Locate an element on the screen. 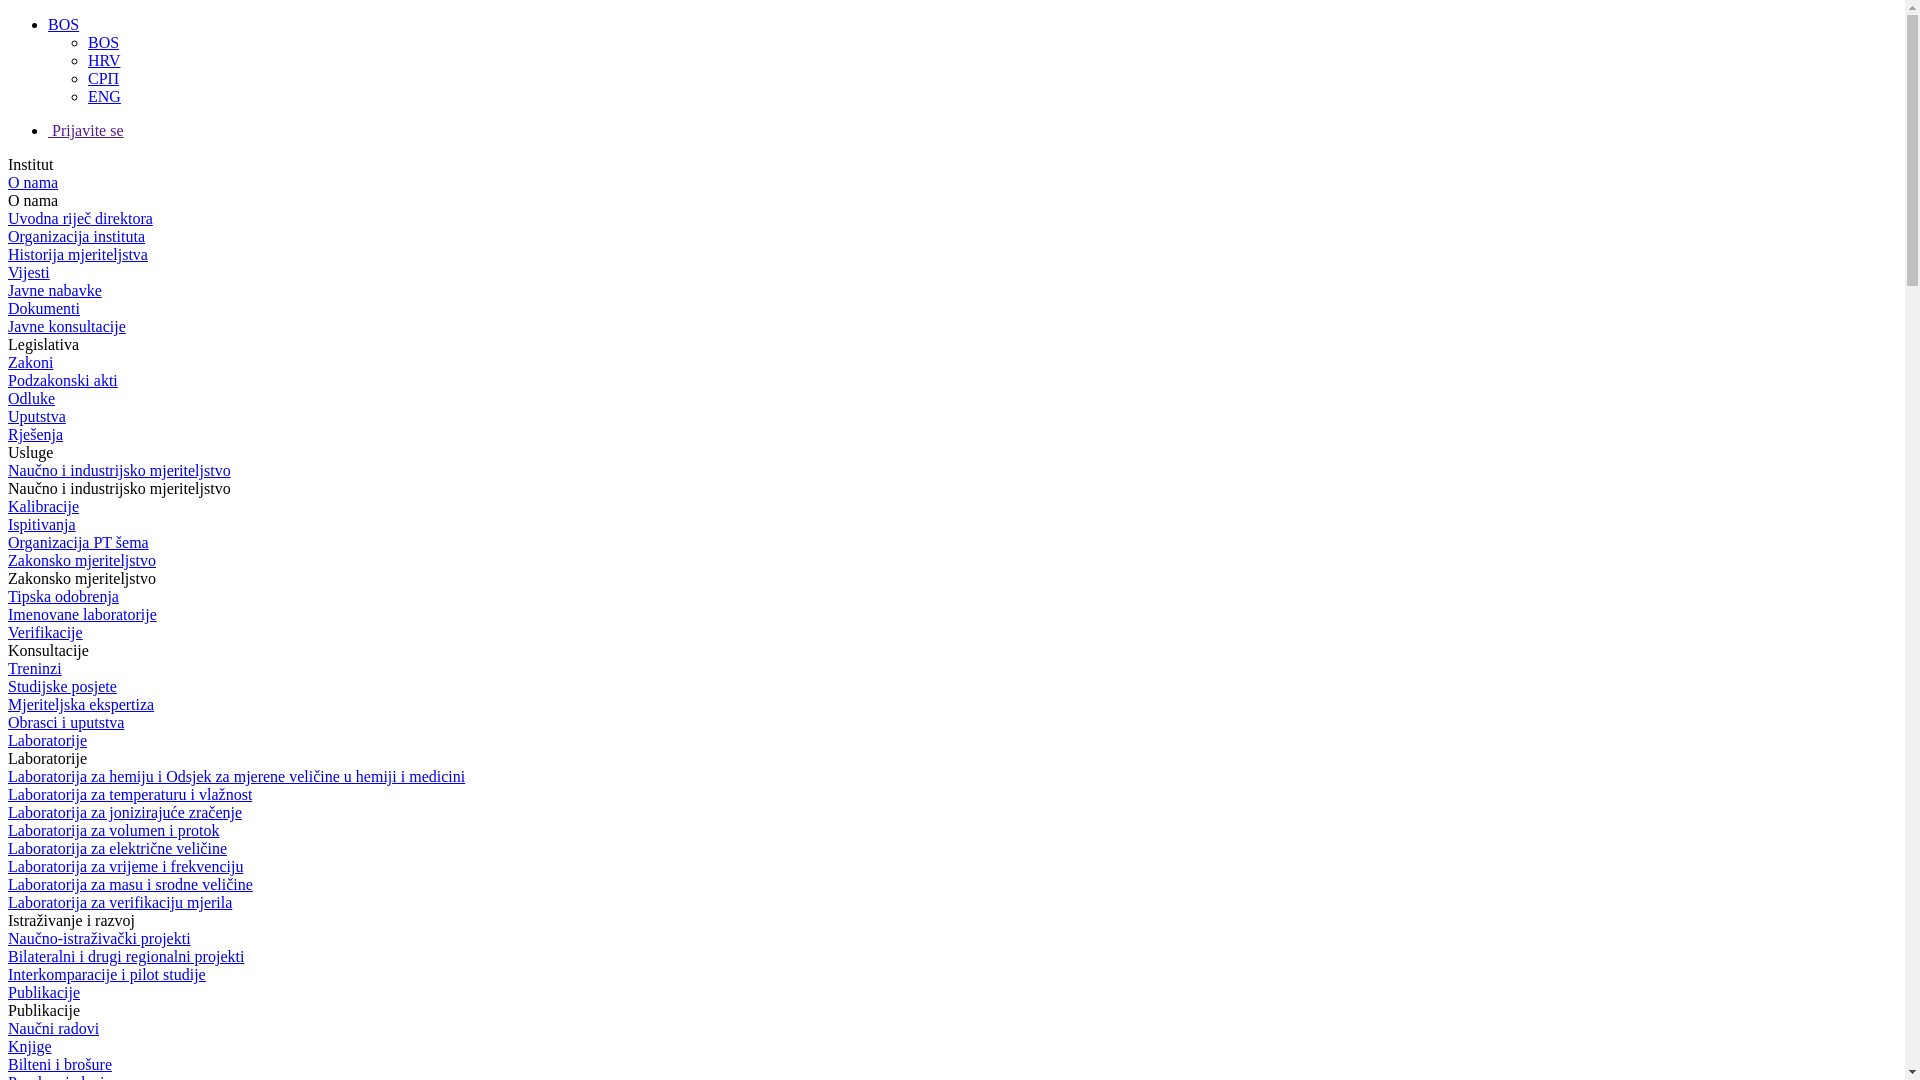 Image resolution: width=1920 pixels, height=1080 pixels. 'Dokumenti' is located at coordinates (43, 308).